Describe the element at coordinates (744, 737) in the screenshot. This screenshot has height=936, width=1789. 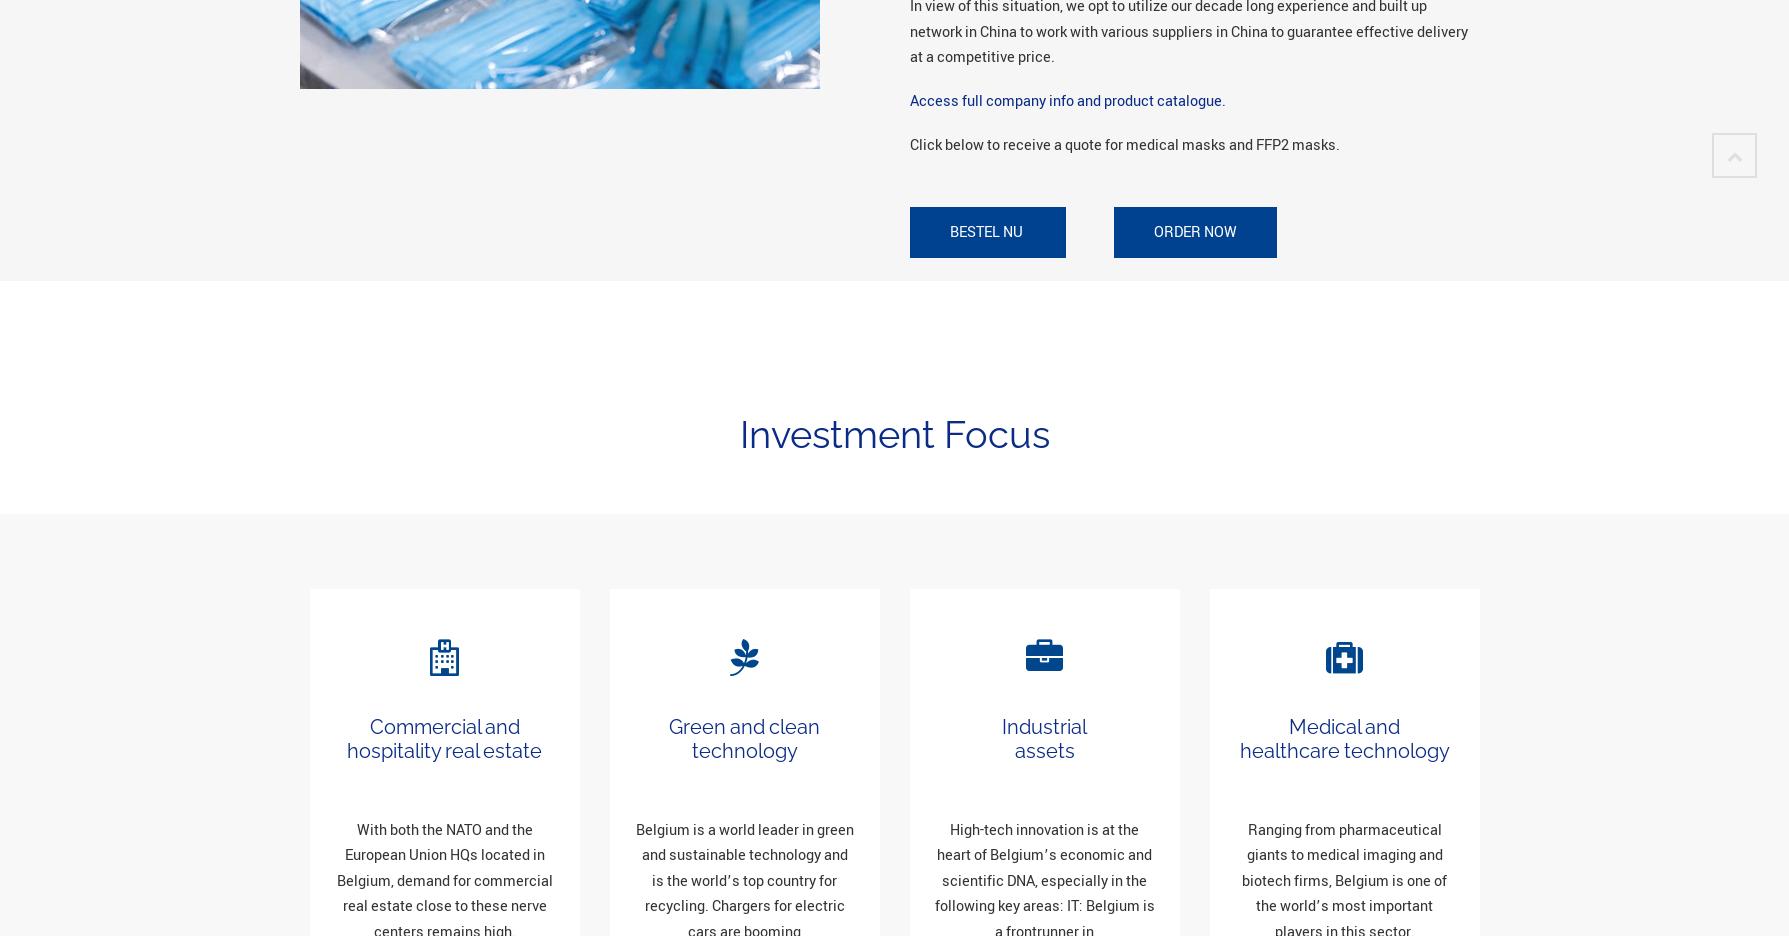
I see `'Green and clean technology'` at that location.